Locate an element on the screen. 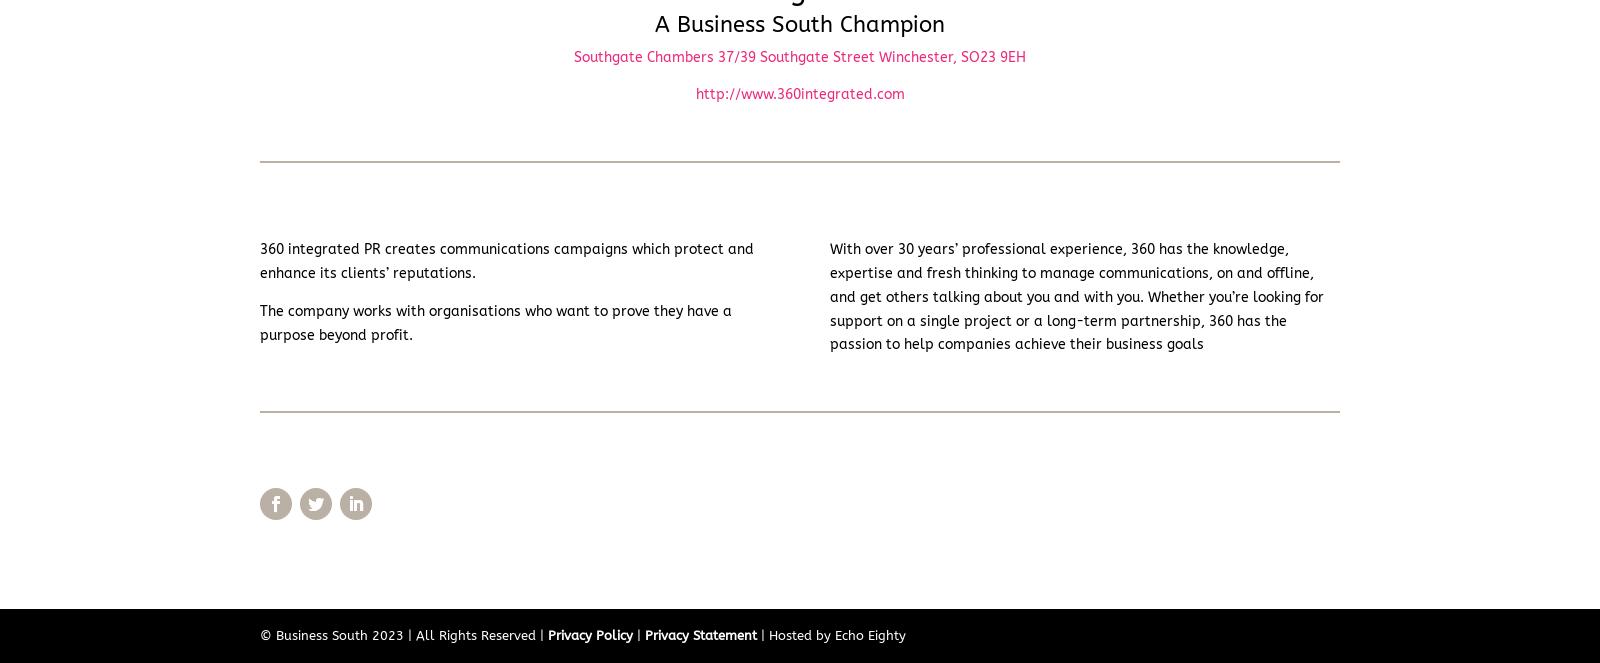 This screenshot has height=663, width=1600. 'Southgate Chambers 37/39 Southgate Street Winchester,' is located at coordinates (573, 55).